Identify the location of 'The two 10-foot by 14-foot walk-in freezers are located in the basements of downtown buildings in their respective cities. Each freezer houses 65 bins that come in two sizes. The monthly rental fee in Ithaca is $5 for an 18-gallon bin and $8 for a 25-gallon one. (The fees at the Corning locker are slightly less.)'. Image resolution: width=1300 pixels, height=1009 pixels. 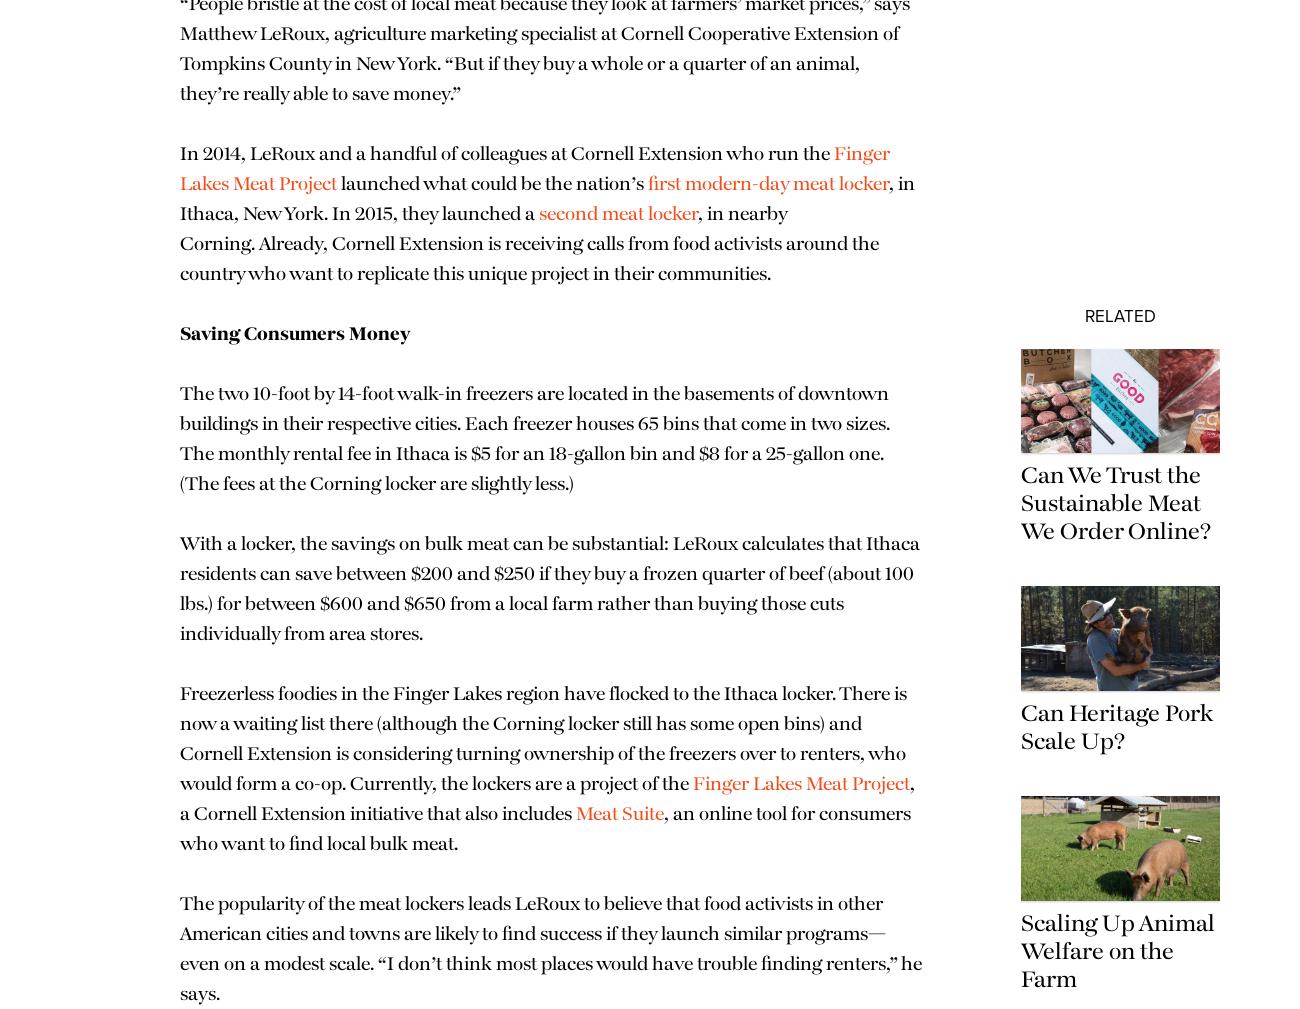
(410, 468).